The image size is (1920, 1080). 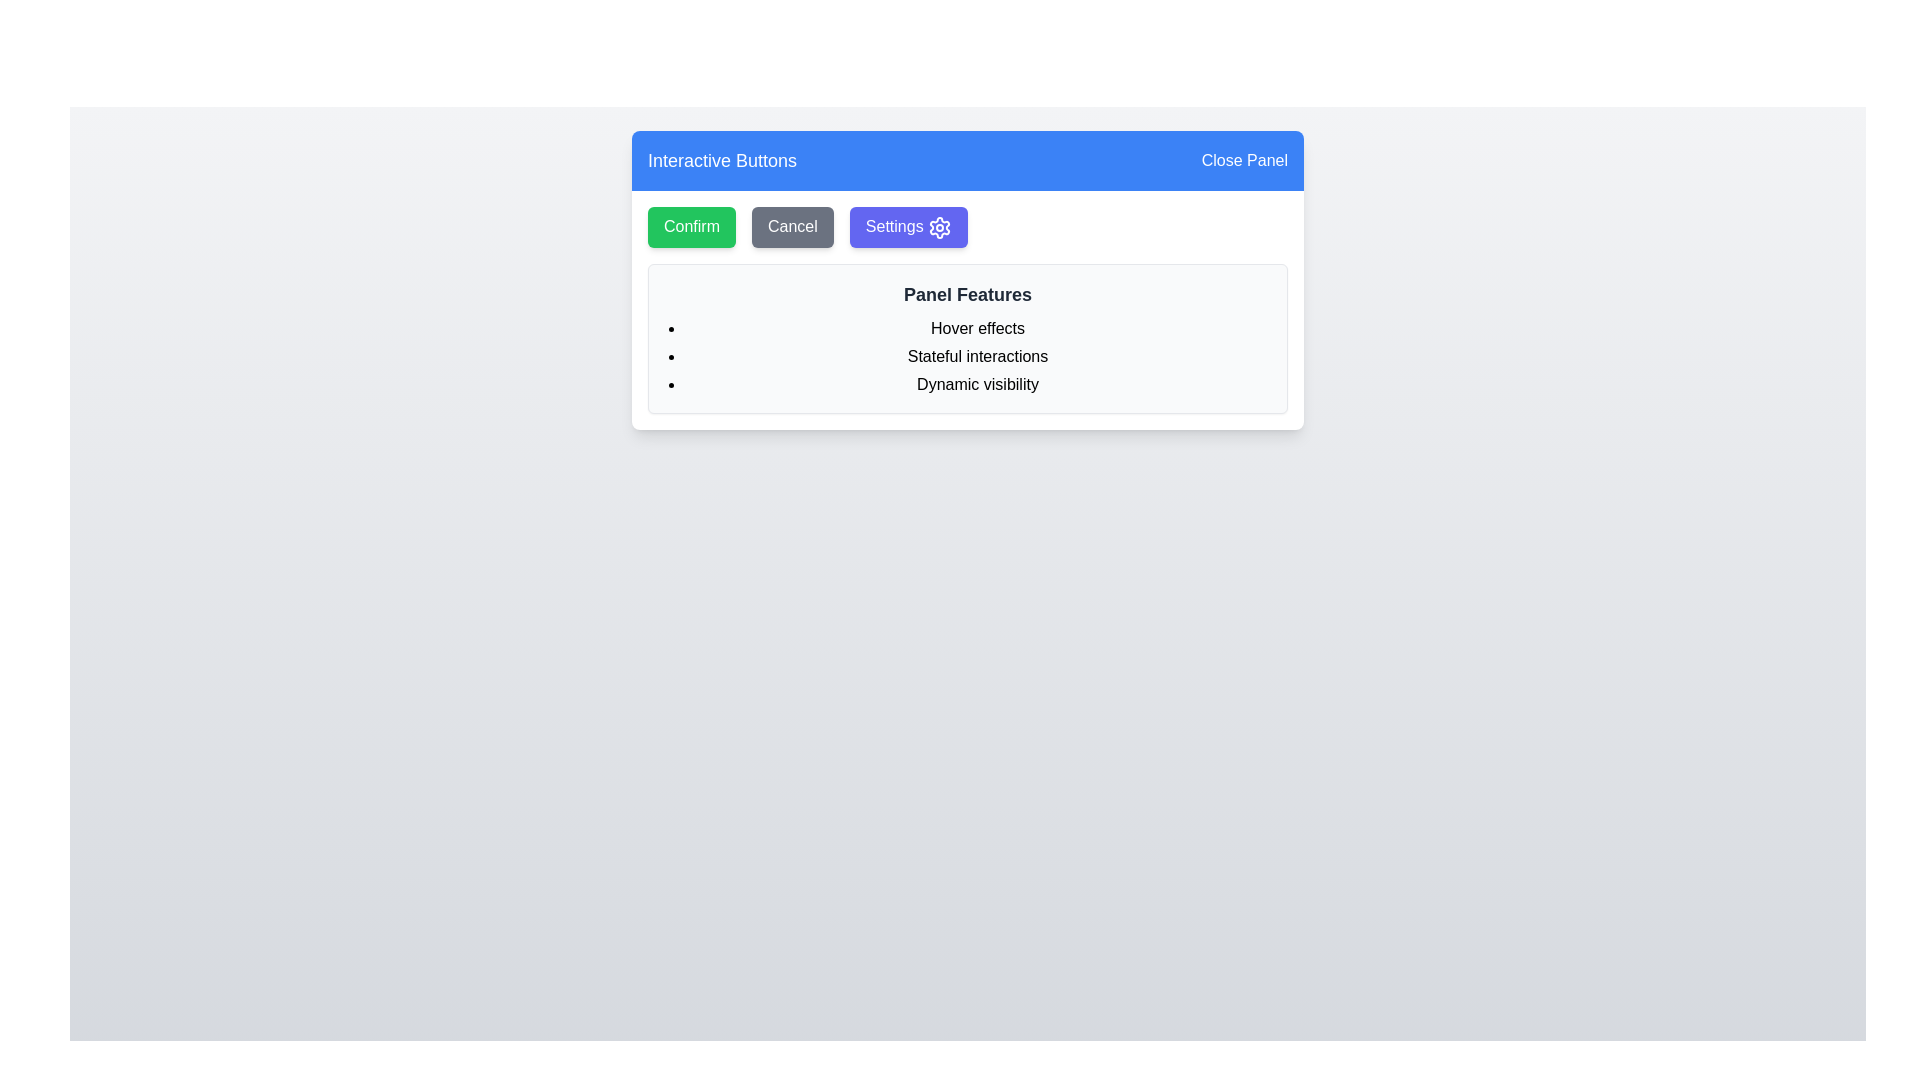 What do you see at coordinates (1243, 160) in the screenshot?
I see `the close button located in the top-right corner of the 'Interactive Buttons' panel` at bounding box center [1243, 160].